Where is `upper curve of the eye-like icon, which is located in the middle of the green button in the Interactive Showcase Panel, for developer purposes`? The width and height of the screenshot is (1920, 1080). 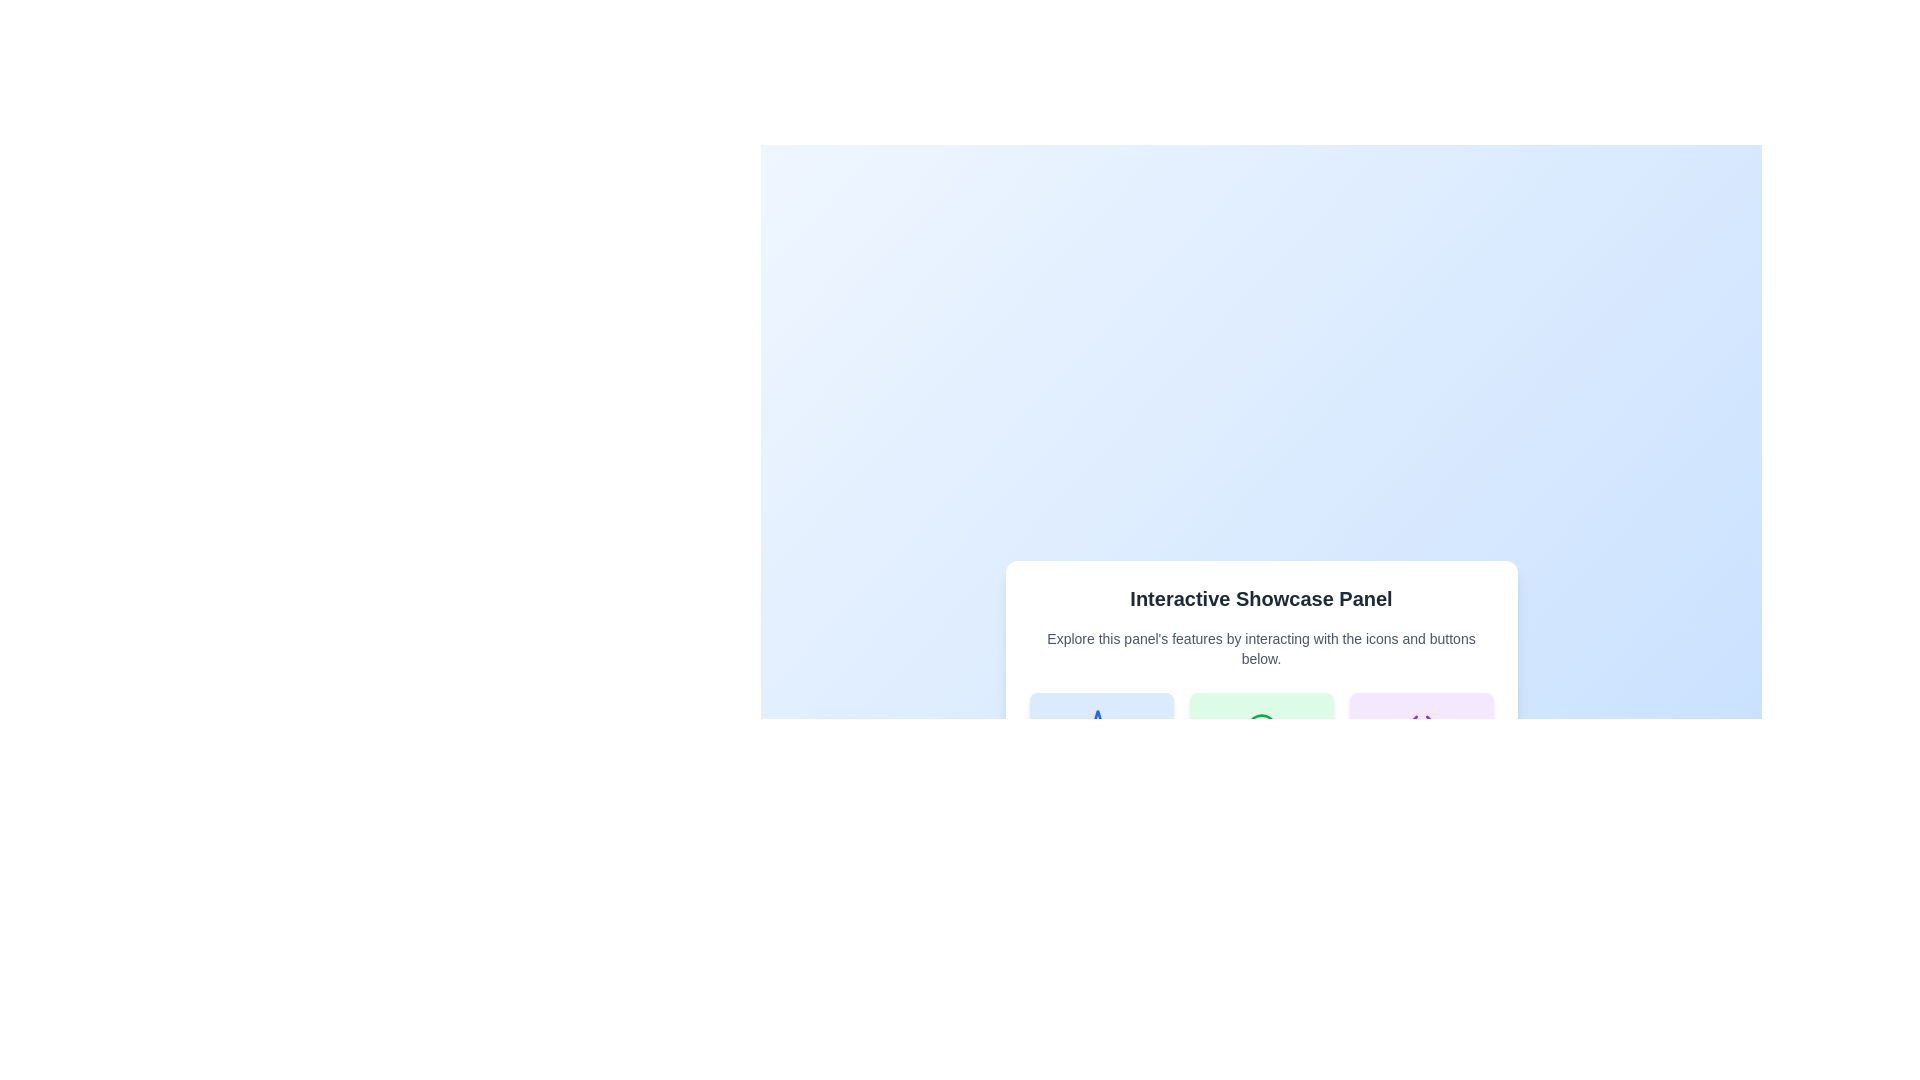
upper curve of the eye-like icon, which is located in the middle of the green button in the Interactive Showcase Panel, for developer purposes is located at coordinates (1260, 725).